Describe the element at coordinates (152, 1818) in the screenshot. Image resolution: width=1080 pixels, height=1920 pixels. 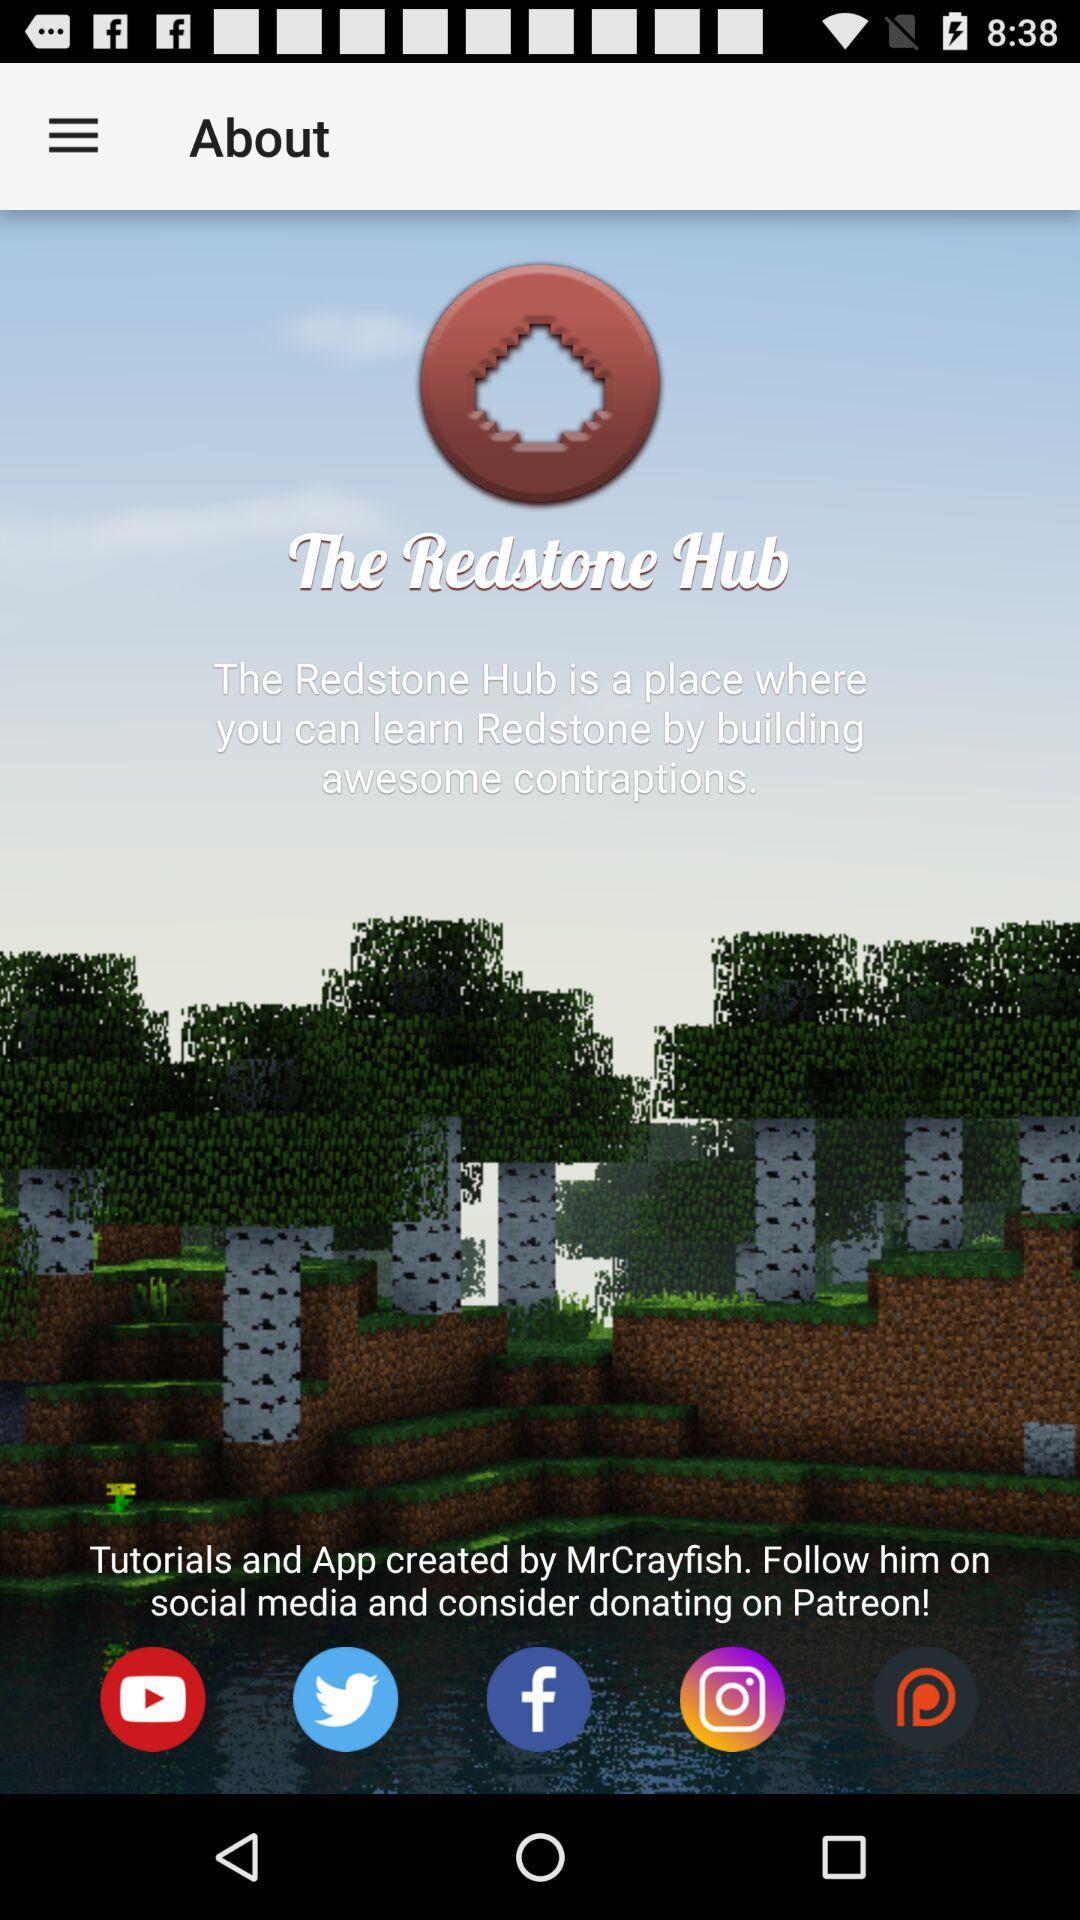
I see `the play icon` at that location.